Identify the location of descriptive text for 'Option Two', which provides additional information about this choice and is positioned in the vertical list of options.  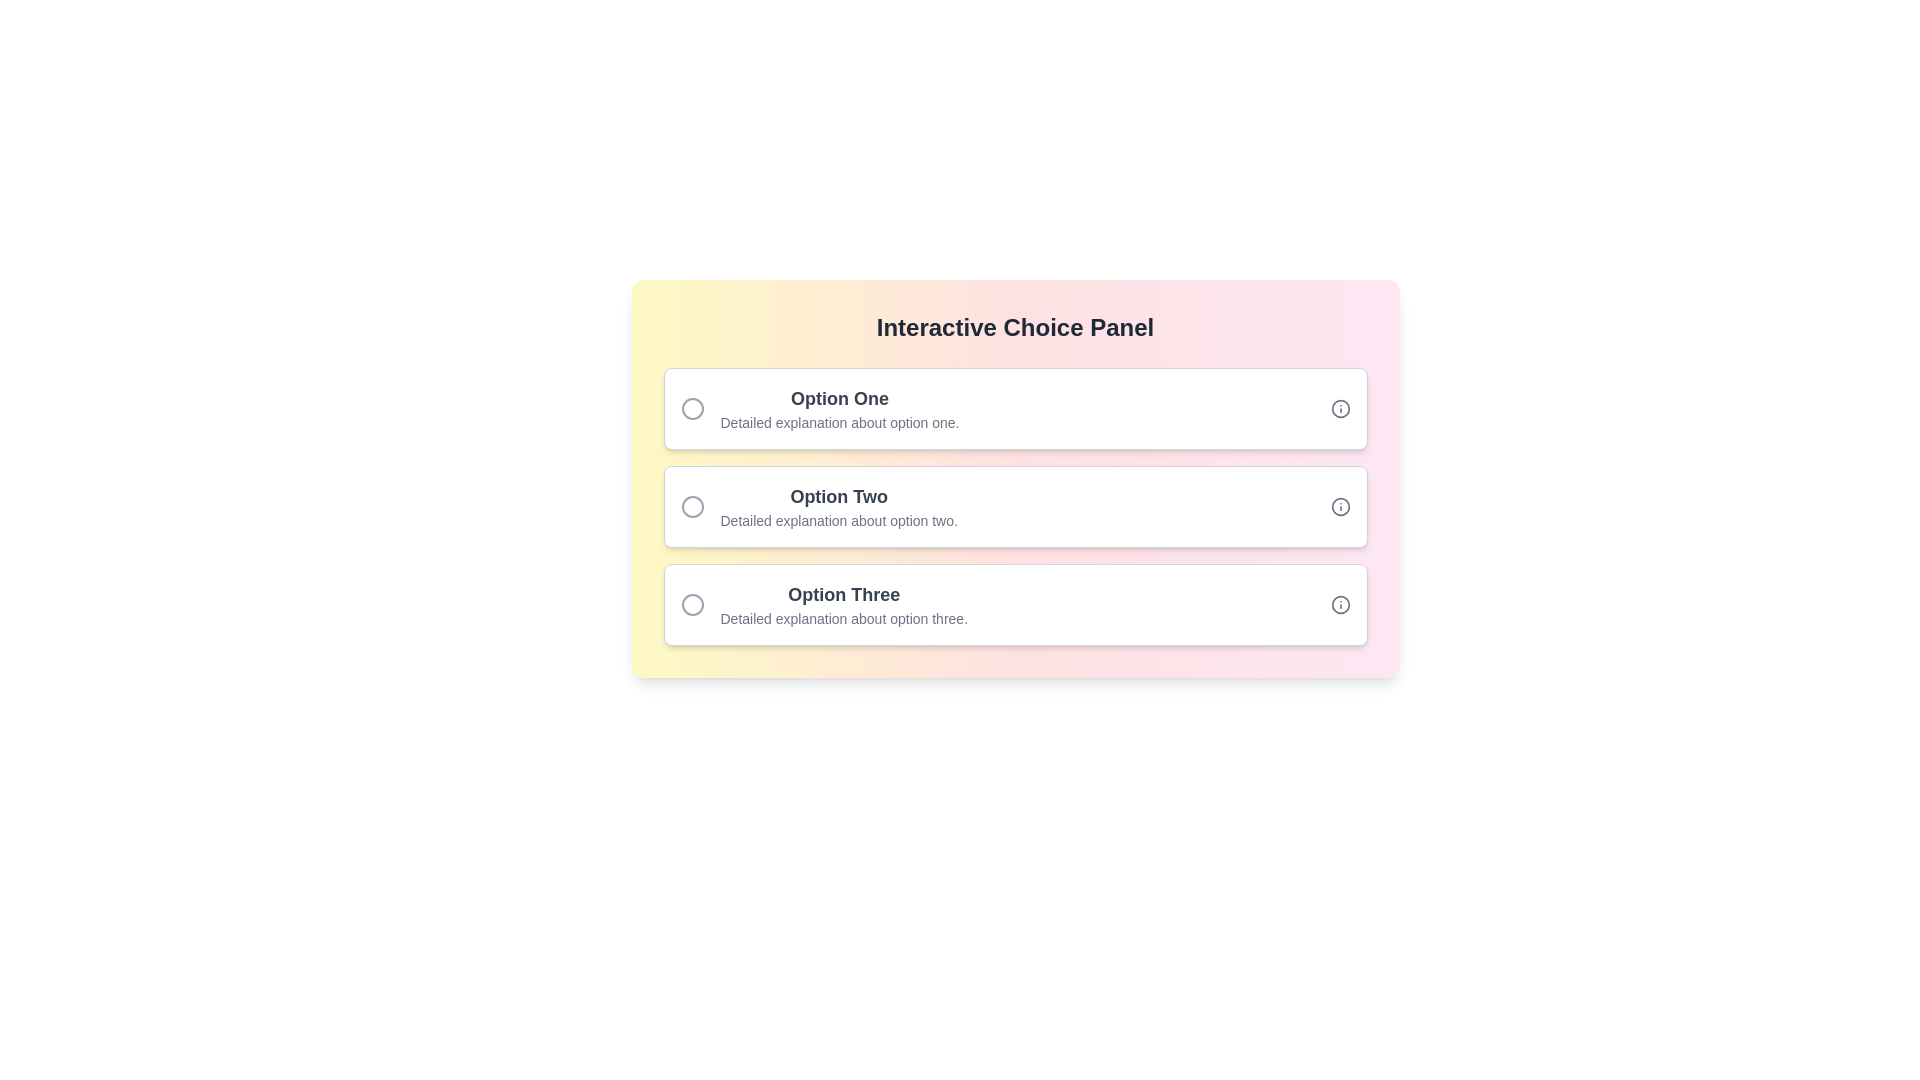
(839, 505).